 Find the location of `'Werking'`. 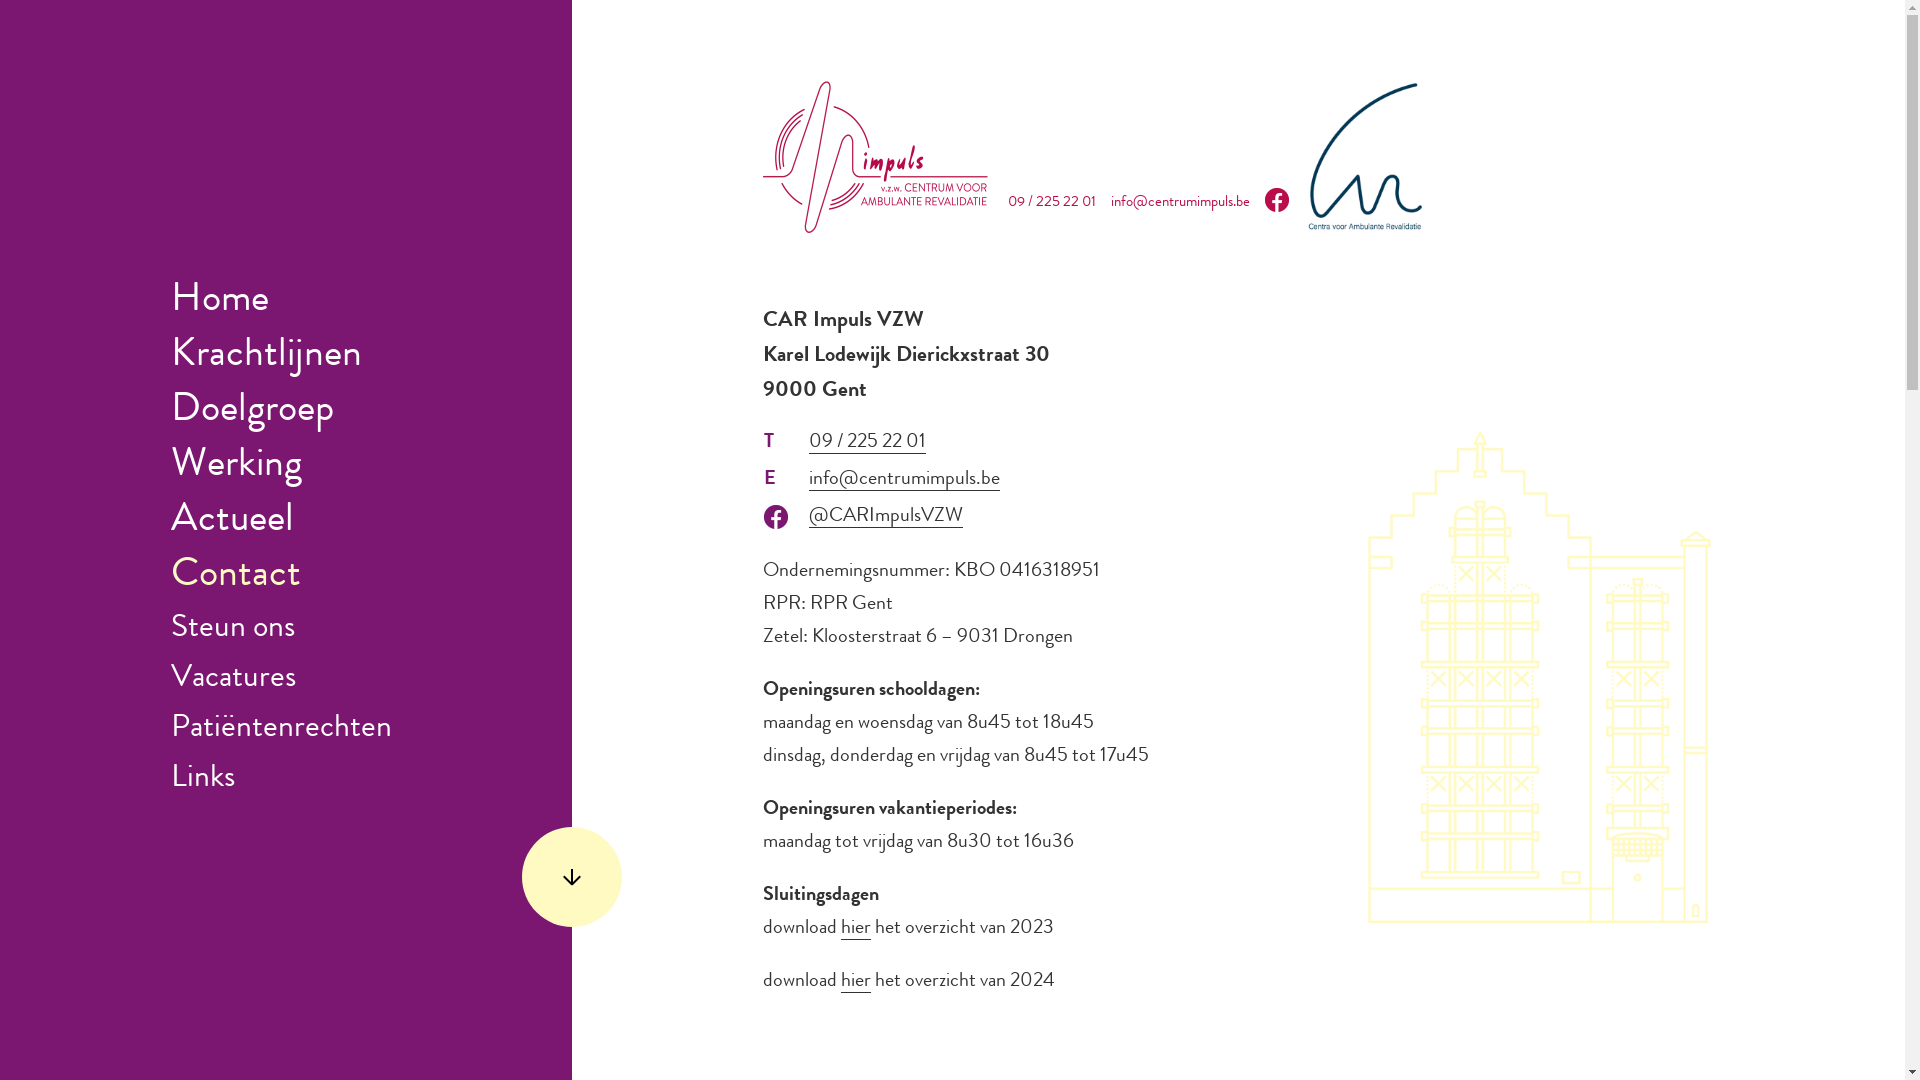

'Werking' is located at coordinates (171, 466).